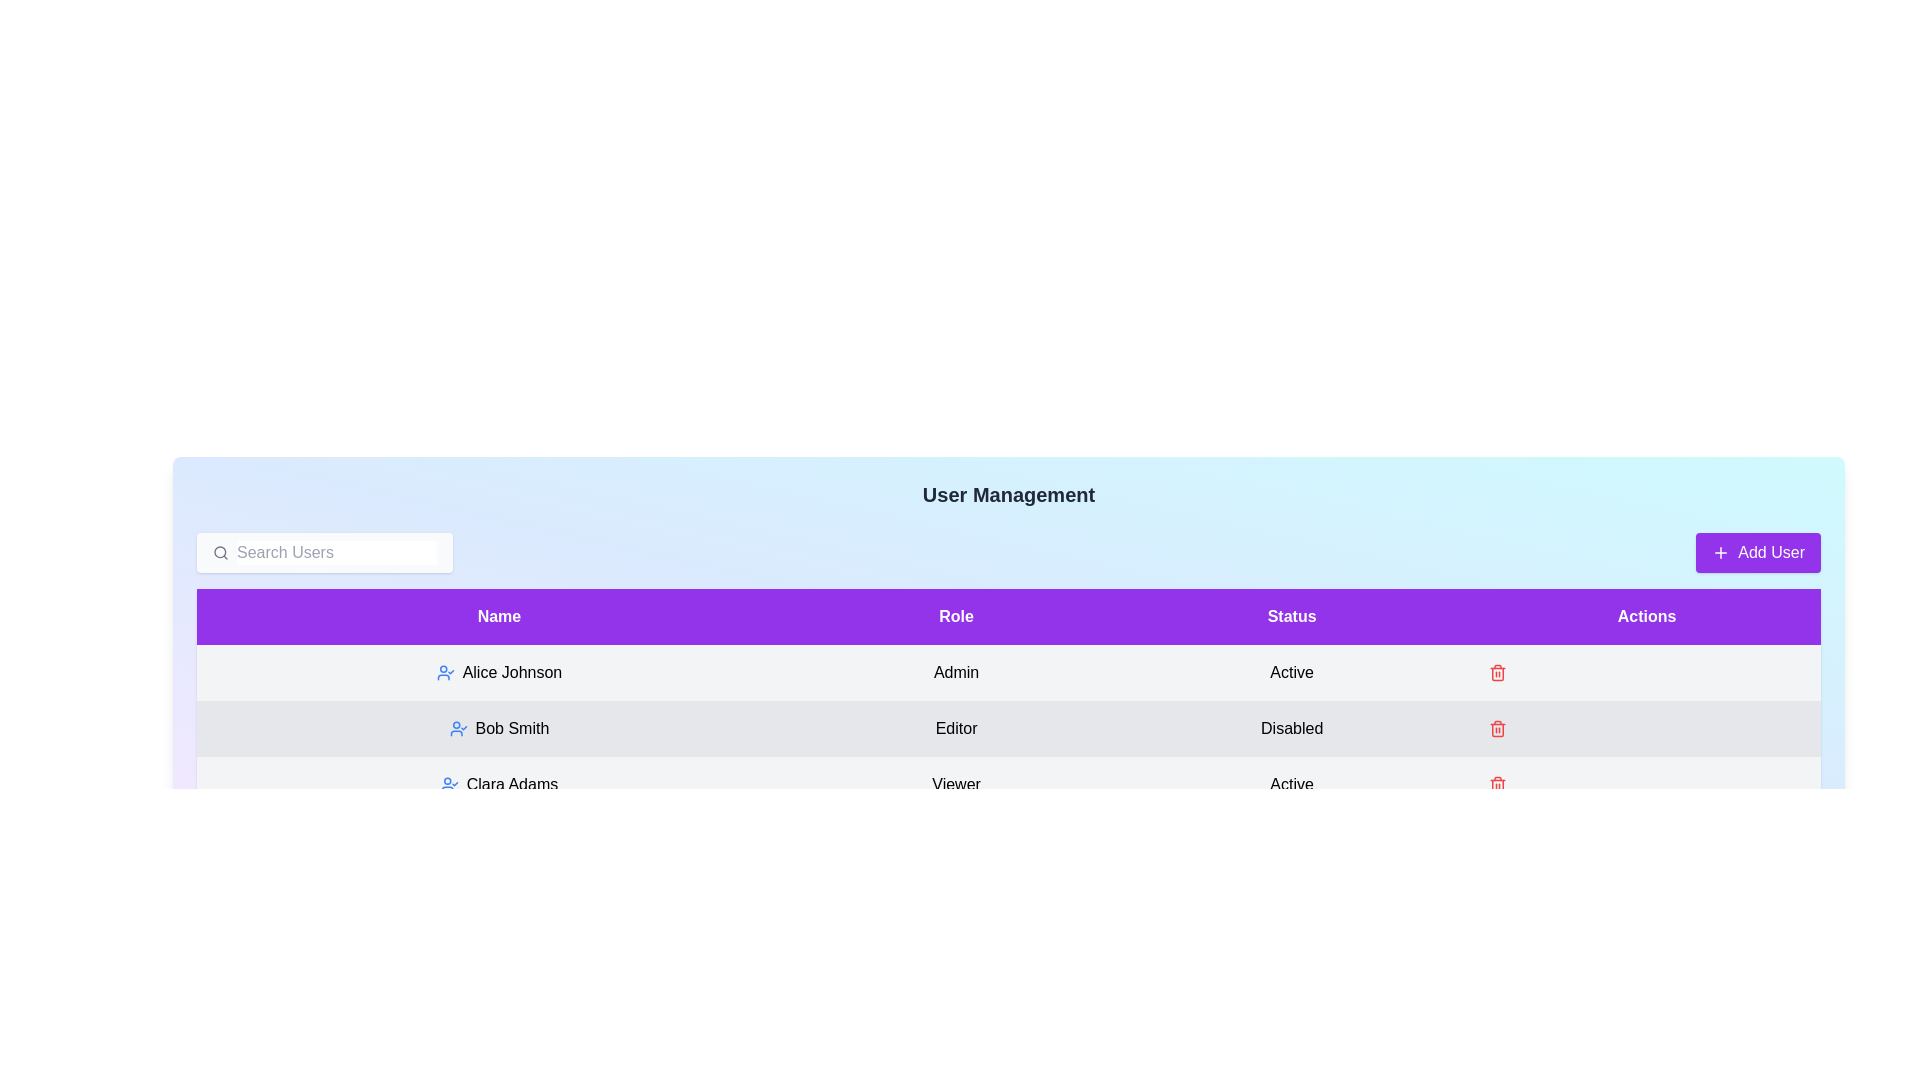 Image resolution: width=1920 pixels, height=1080 pixels. I want to click on the header Name to sort the table by that column, so click(499, 616).